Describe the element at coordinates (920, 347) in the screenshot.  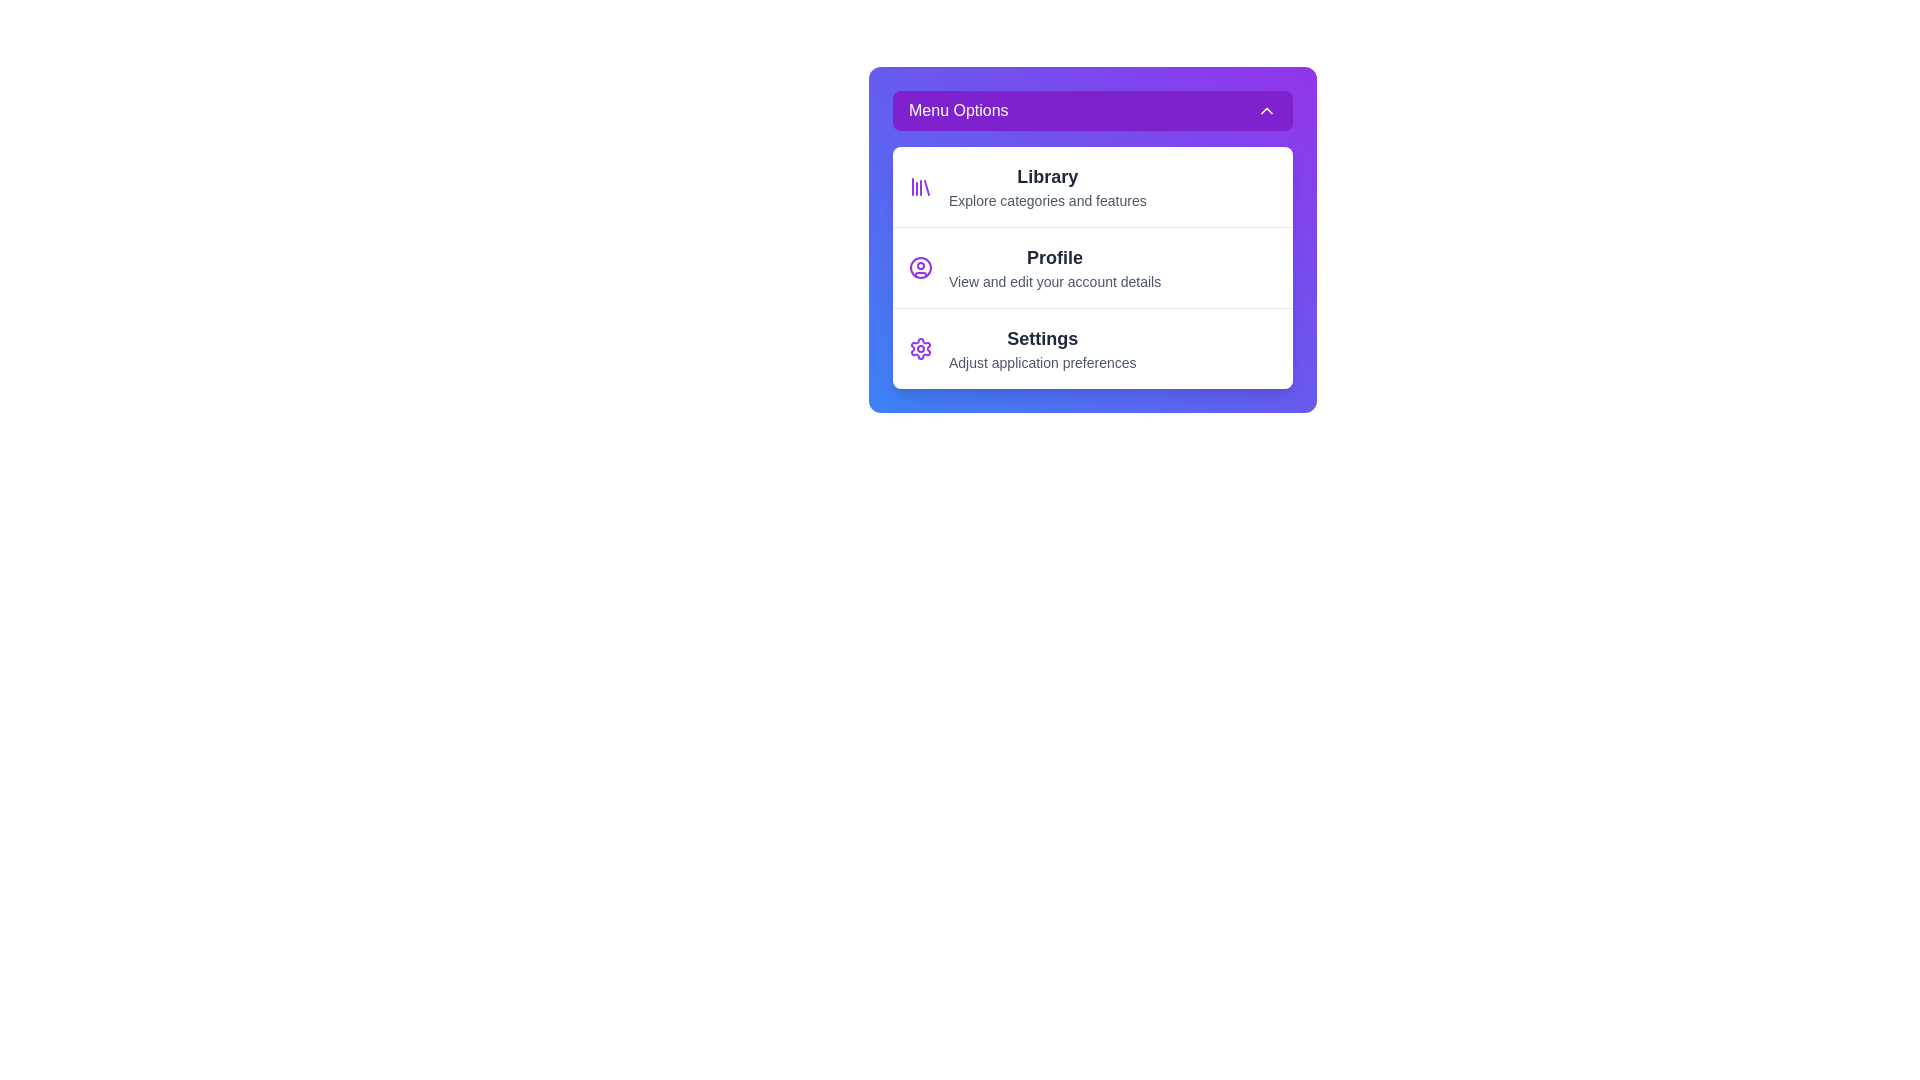
I see `the gear-shaped purple icon located to the left of the text 'Settings Adjust application preferences'` at that location.